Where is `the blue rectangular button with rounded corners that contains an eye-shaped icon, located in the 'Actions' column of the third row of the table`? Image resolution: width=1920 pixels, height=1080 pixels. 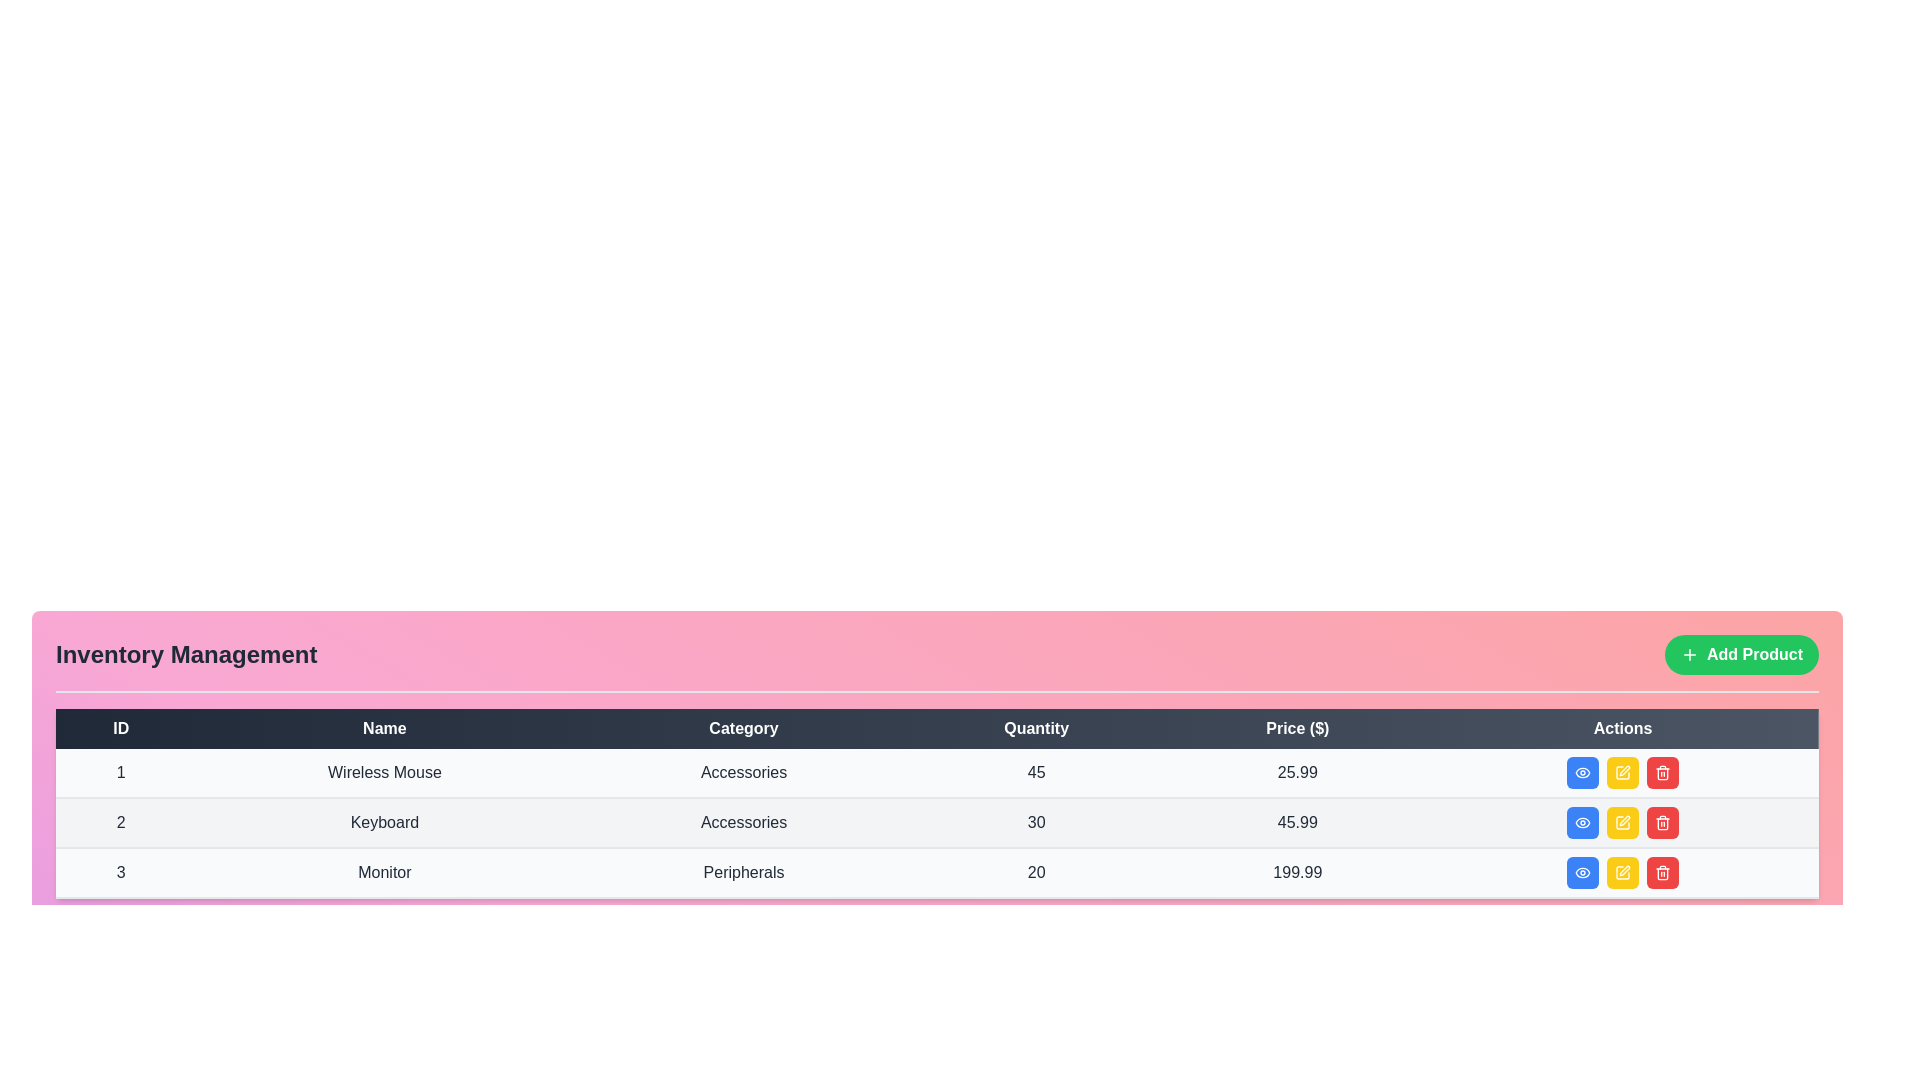
the blue rectangular button with rounded corners that contains an eye-shaped icon, located in the 'Actions' column of the third row of the table is located at coordinates (1582, 871).